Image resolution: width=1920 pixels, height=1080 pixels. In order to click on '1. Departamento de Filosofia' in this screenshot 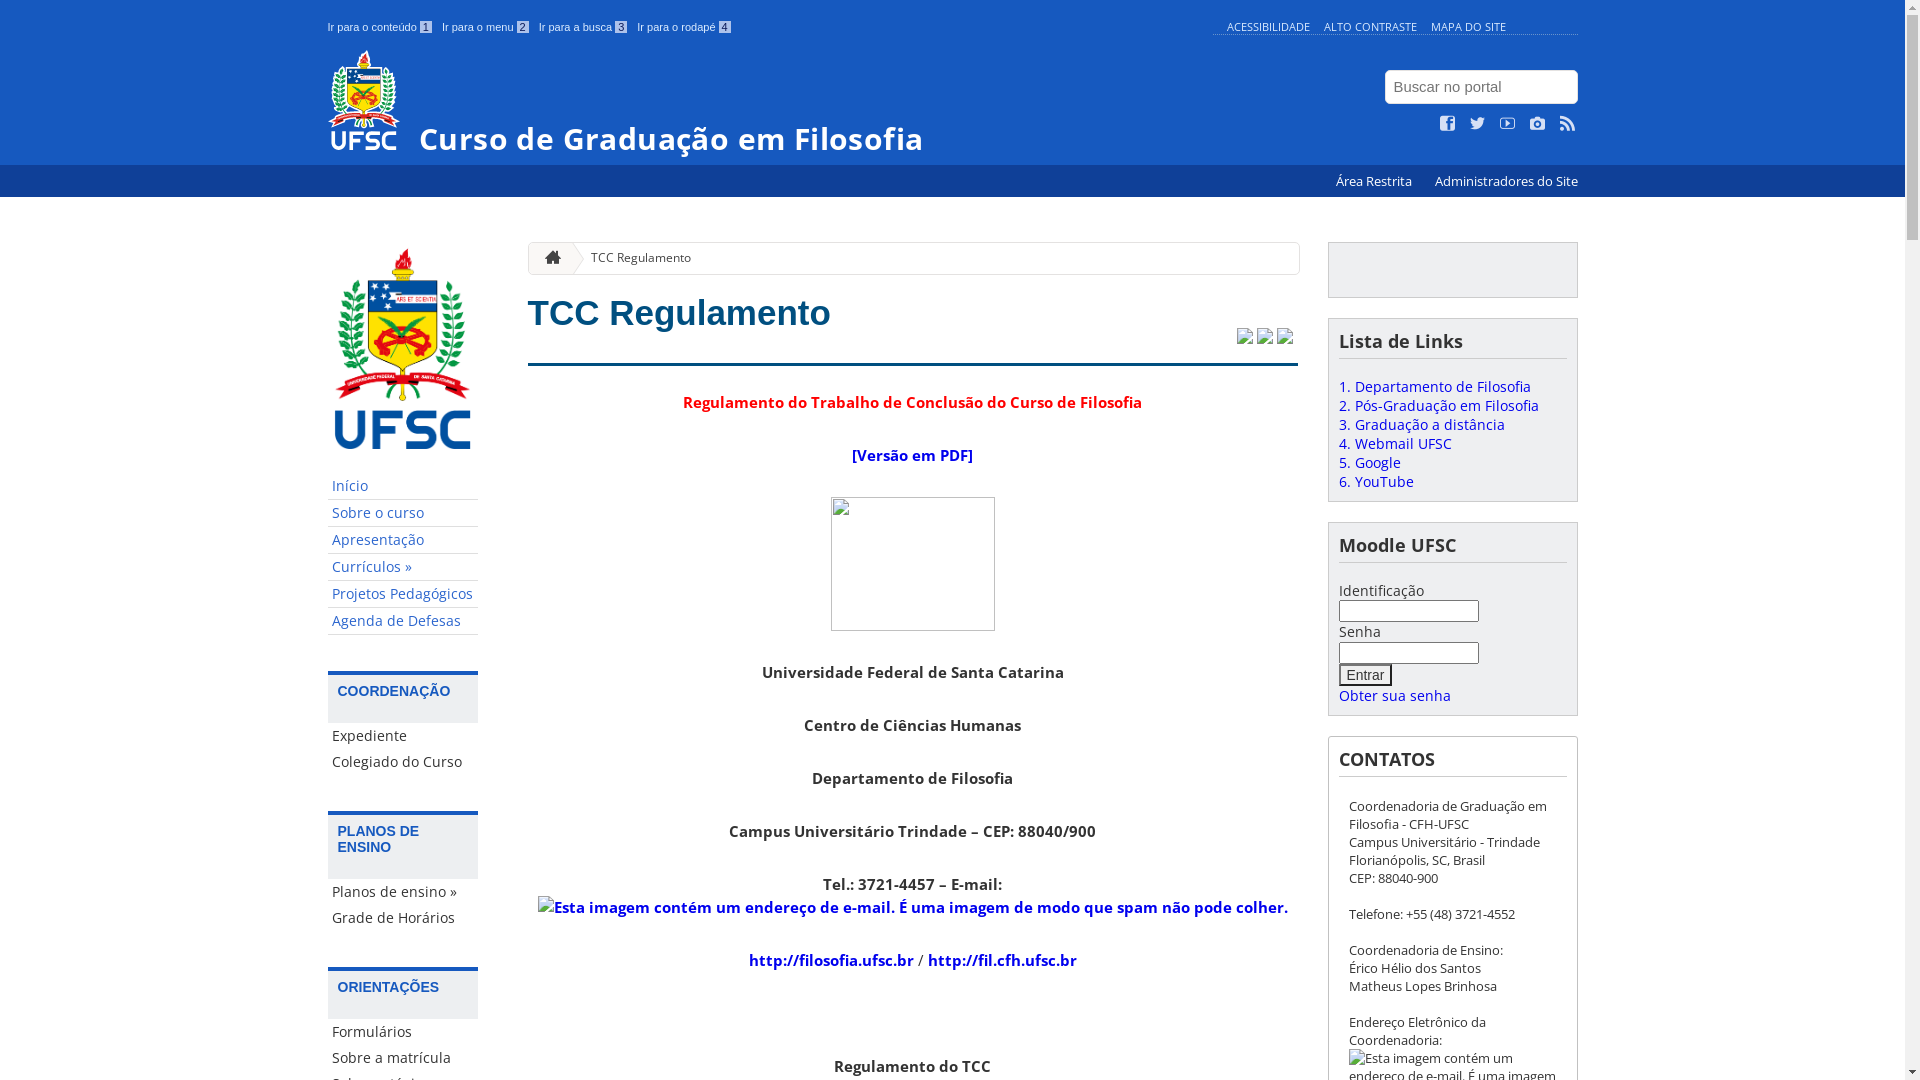, I will do `click(1433, 386)`.